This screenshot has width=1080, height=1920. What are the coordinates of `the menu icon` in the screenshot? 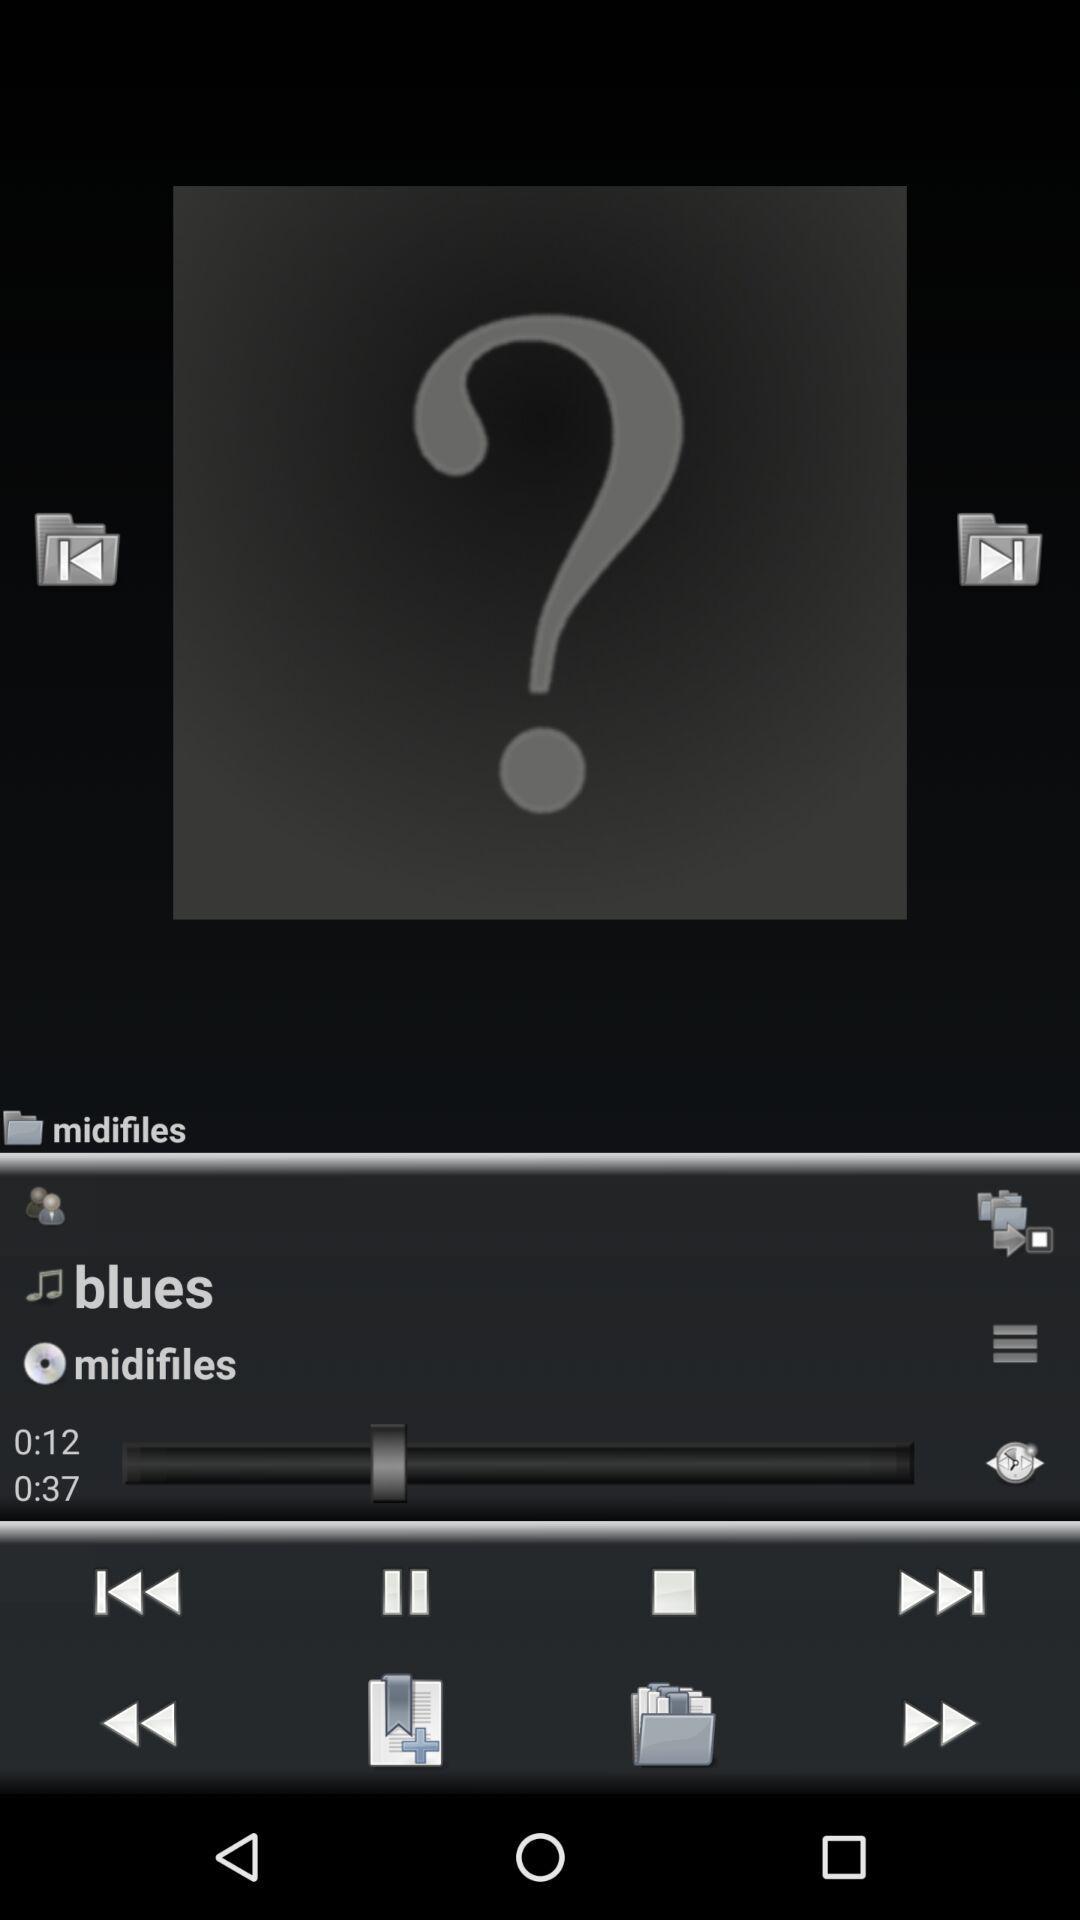 It's located at (1015, 1437).